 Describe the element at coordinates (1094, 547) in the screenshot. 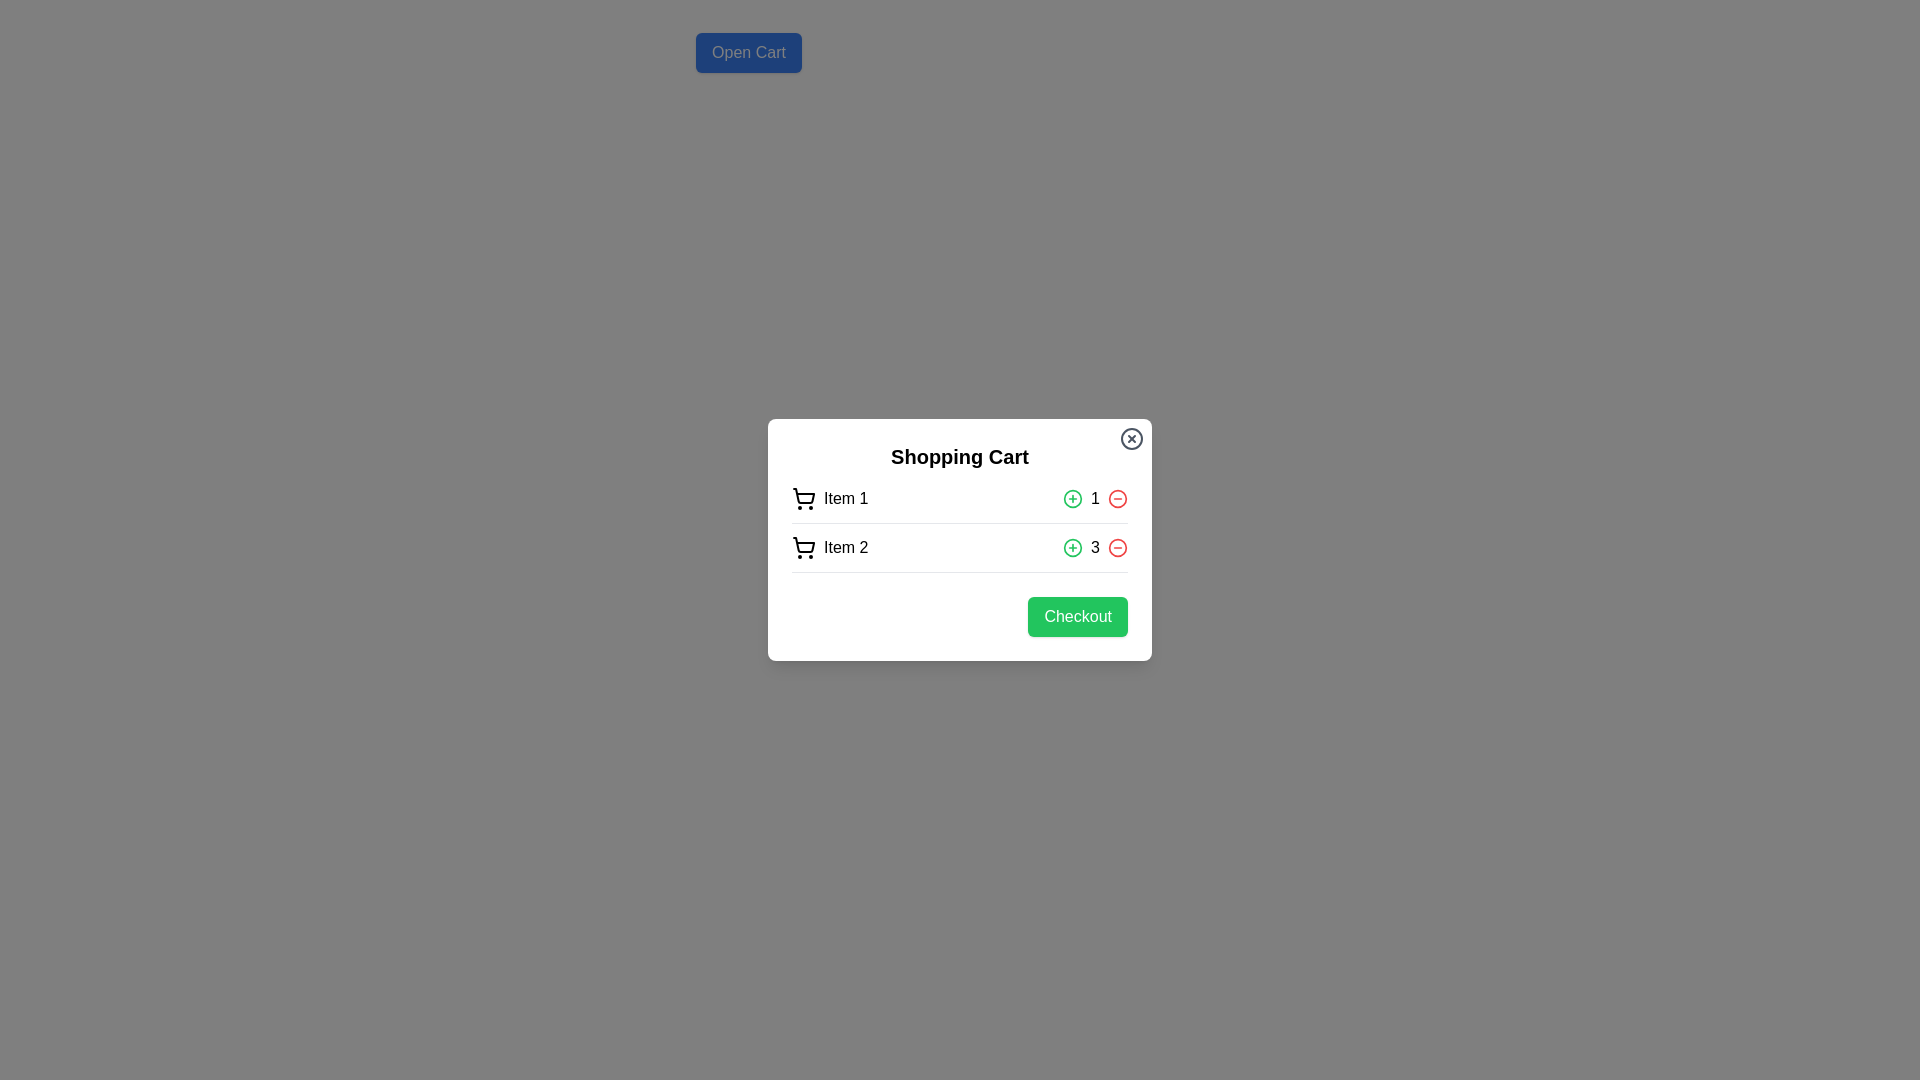

I see `the static text label displaying the quantity of 'Item 2' in the shopping cart, located centrally between the two circular buttons` at that location.